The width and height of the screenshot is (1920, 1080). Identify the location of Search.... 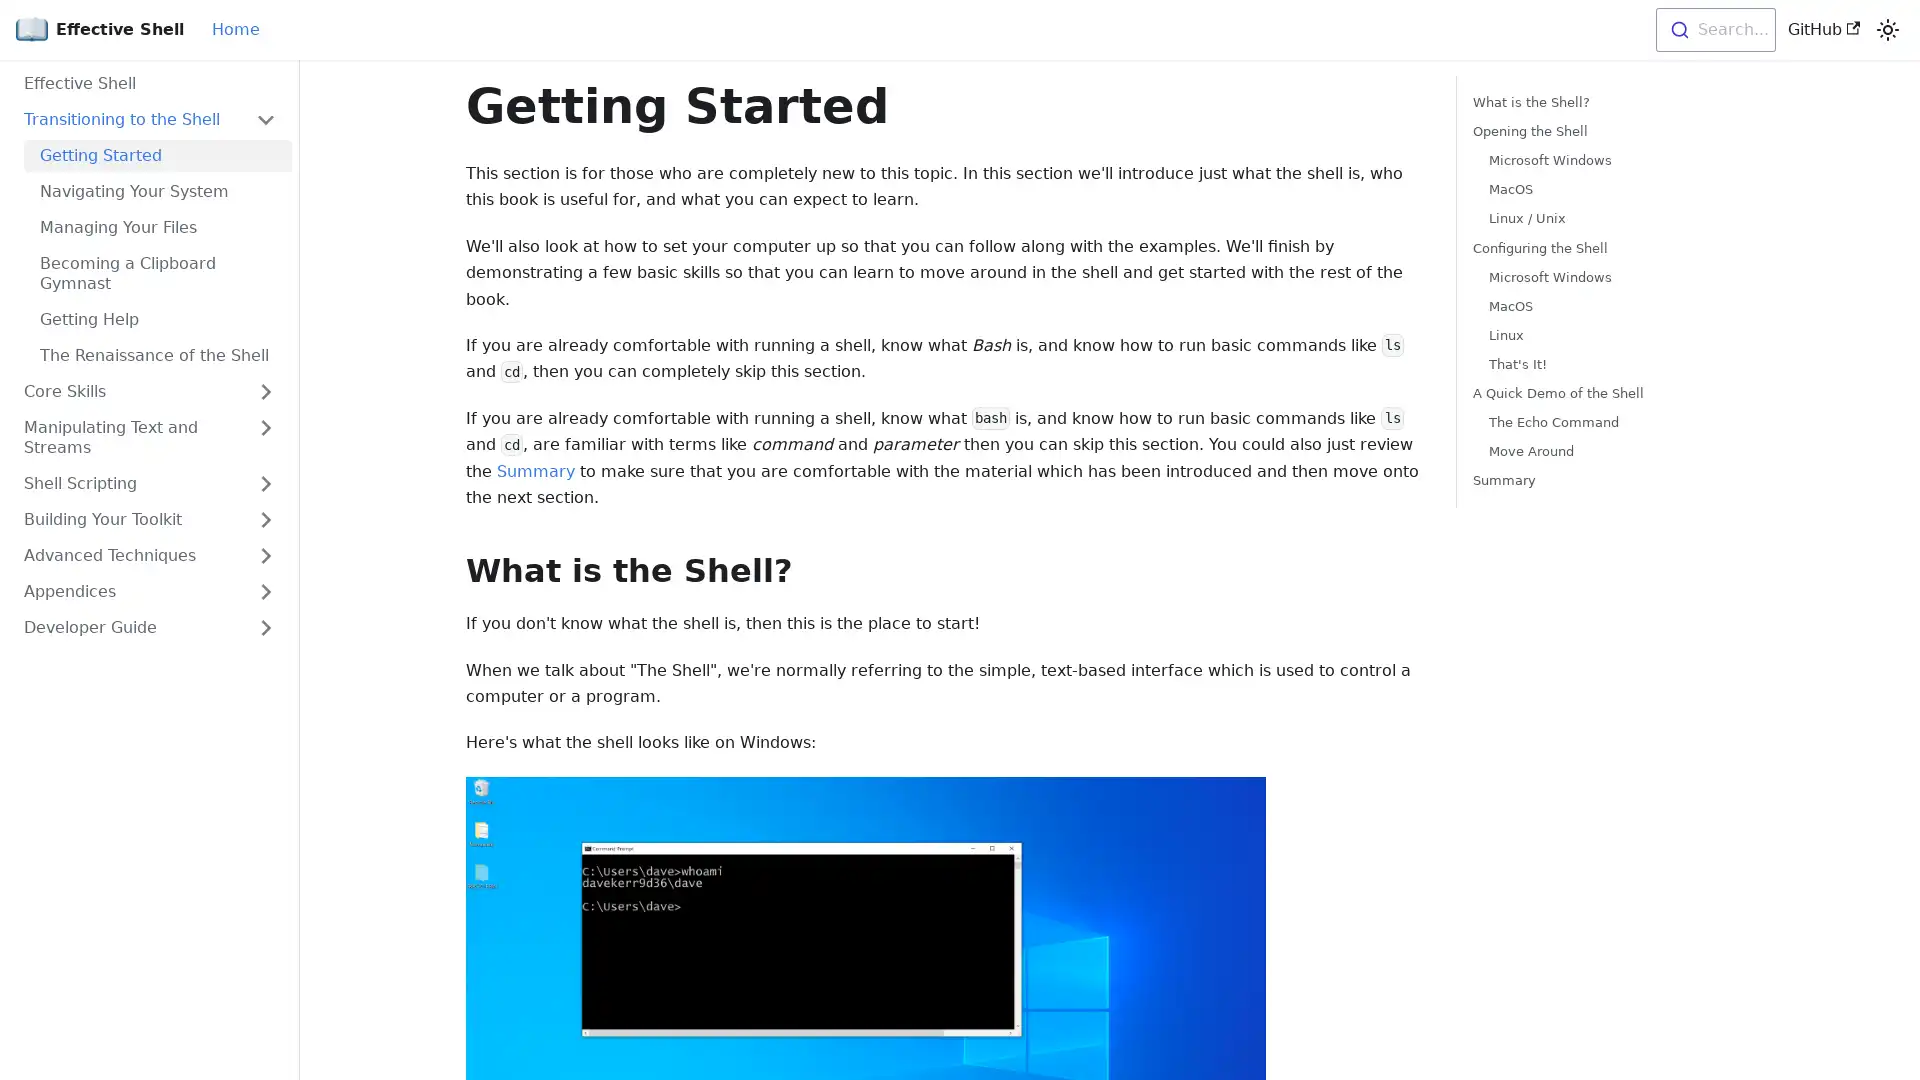
(1713, 30).